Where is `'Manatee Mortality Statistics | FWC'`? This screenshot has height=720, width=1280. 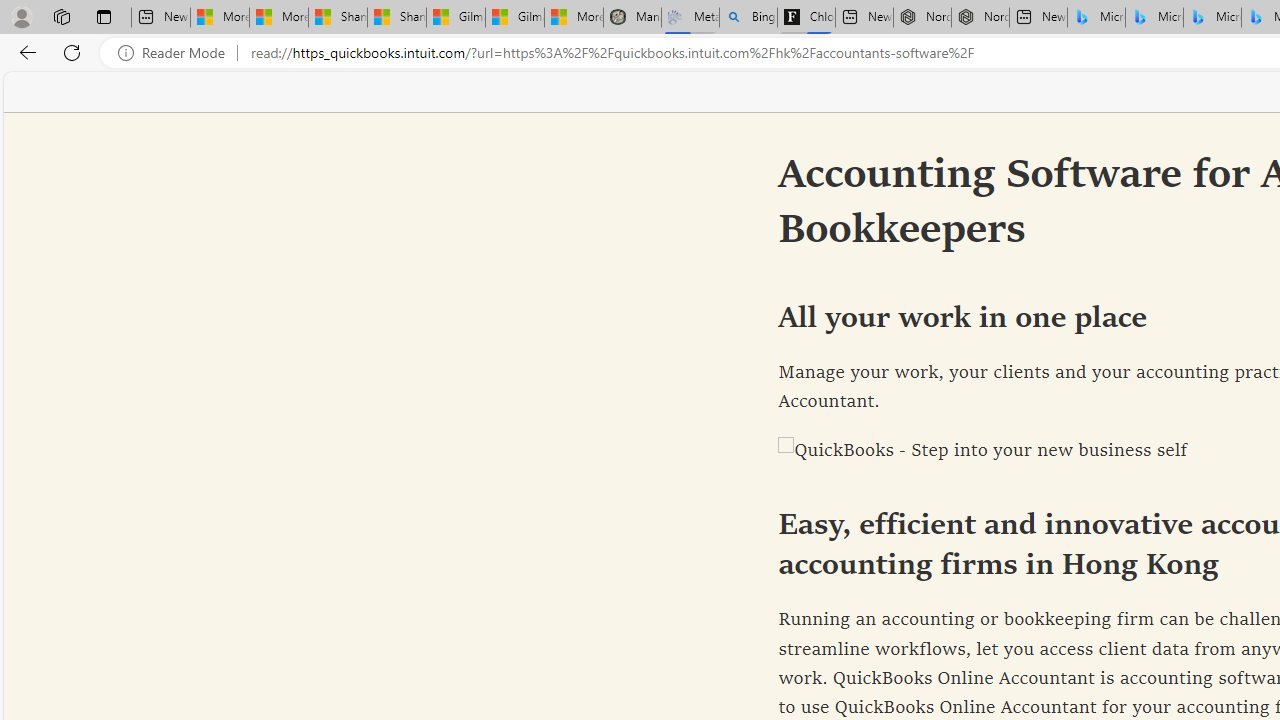 'Manatee Mortality Statistics | FWC' is located at coordinates (631, 17).